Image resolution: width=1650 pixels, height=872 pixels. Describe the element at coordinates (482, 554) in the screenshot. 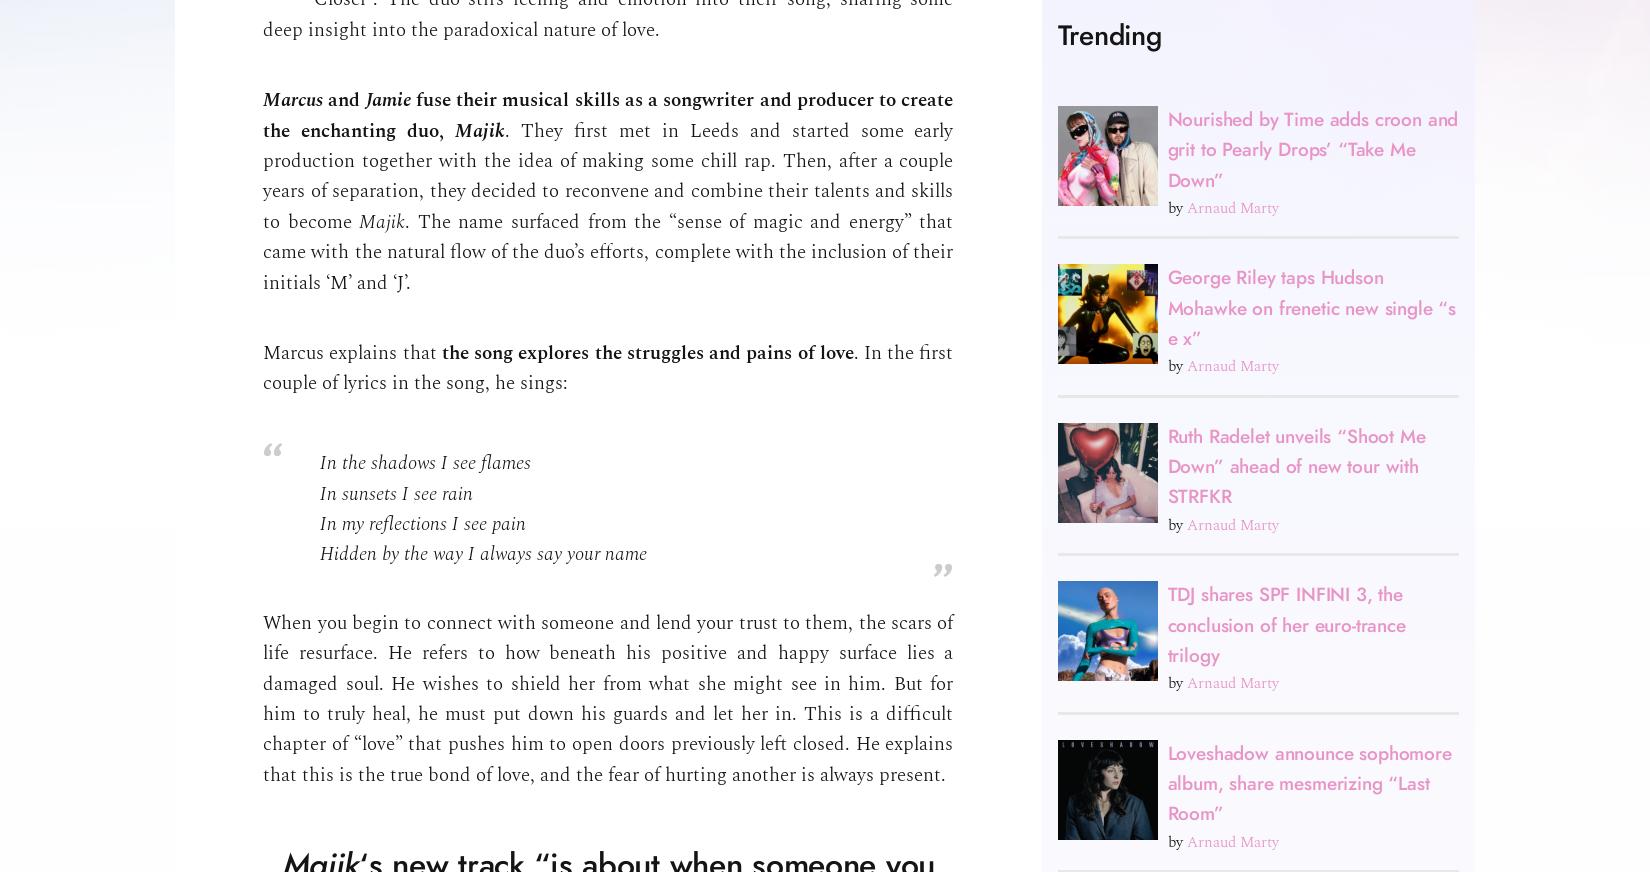

I see `'Hidden by the way I always say your name'` at that location.